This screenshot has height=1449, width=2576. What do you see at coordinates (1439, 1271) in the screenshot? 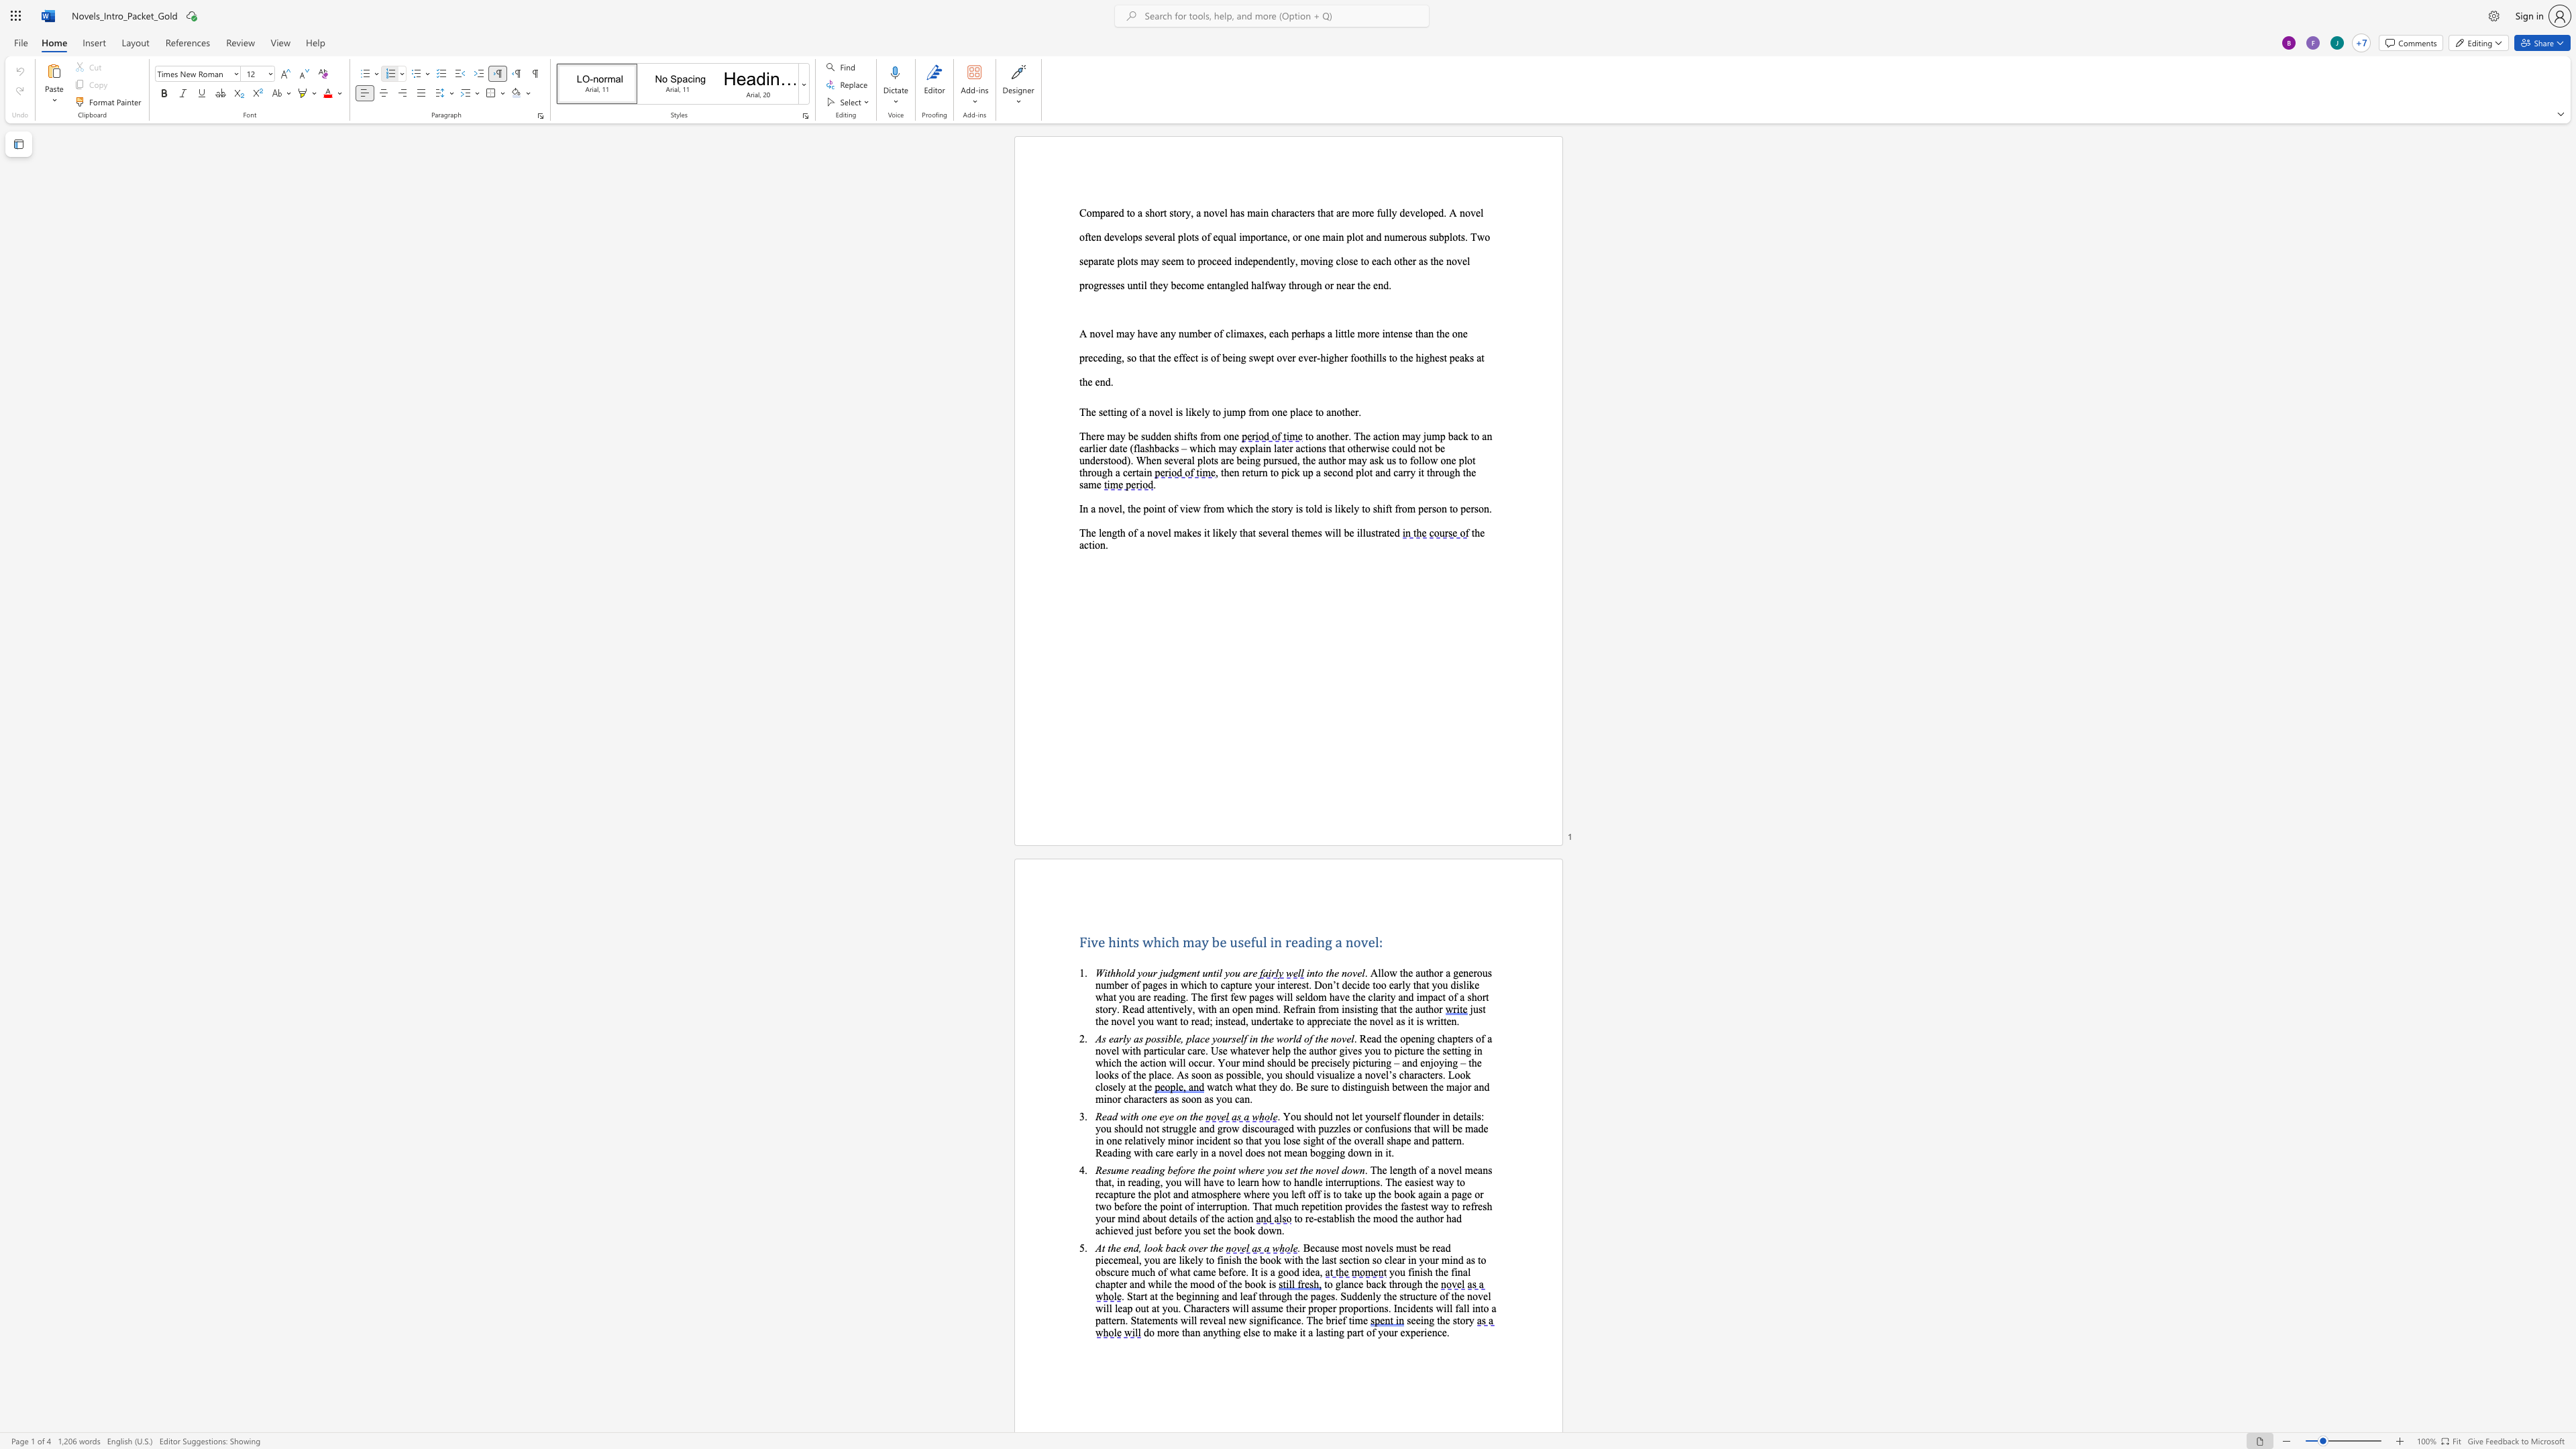
I see `the space between the continuous character "t" and "h" in the text` at bounding box center [1439, 1271].